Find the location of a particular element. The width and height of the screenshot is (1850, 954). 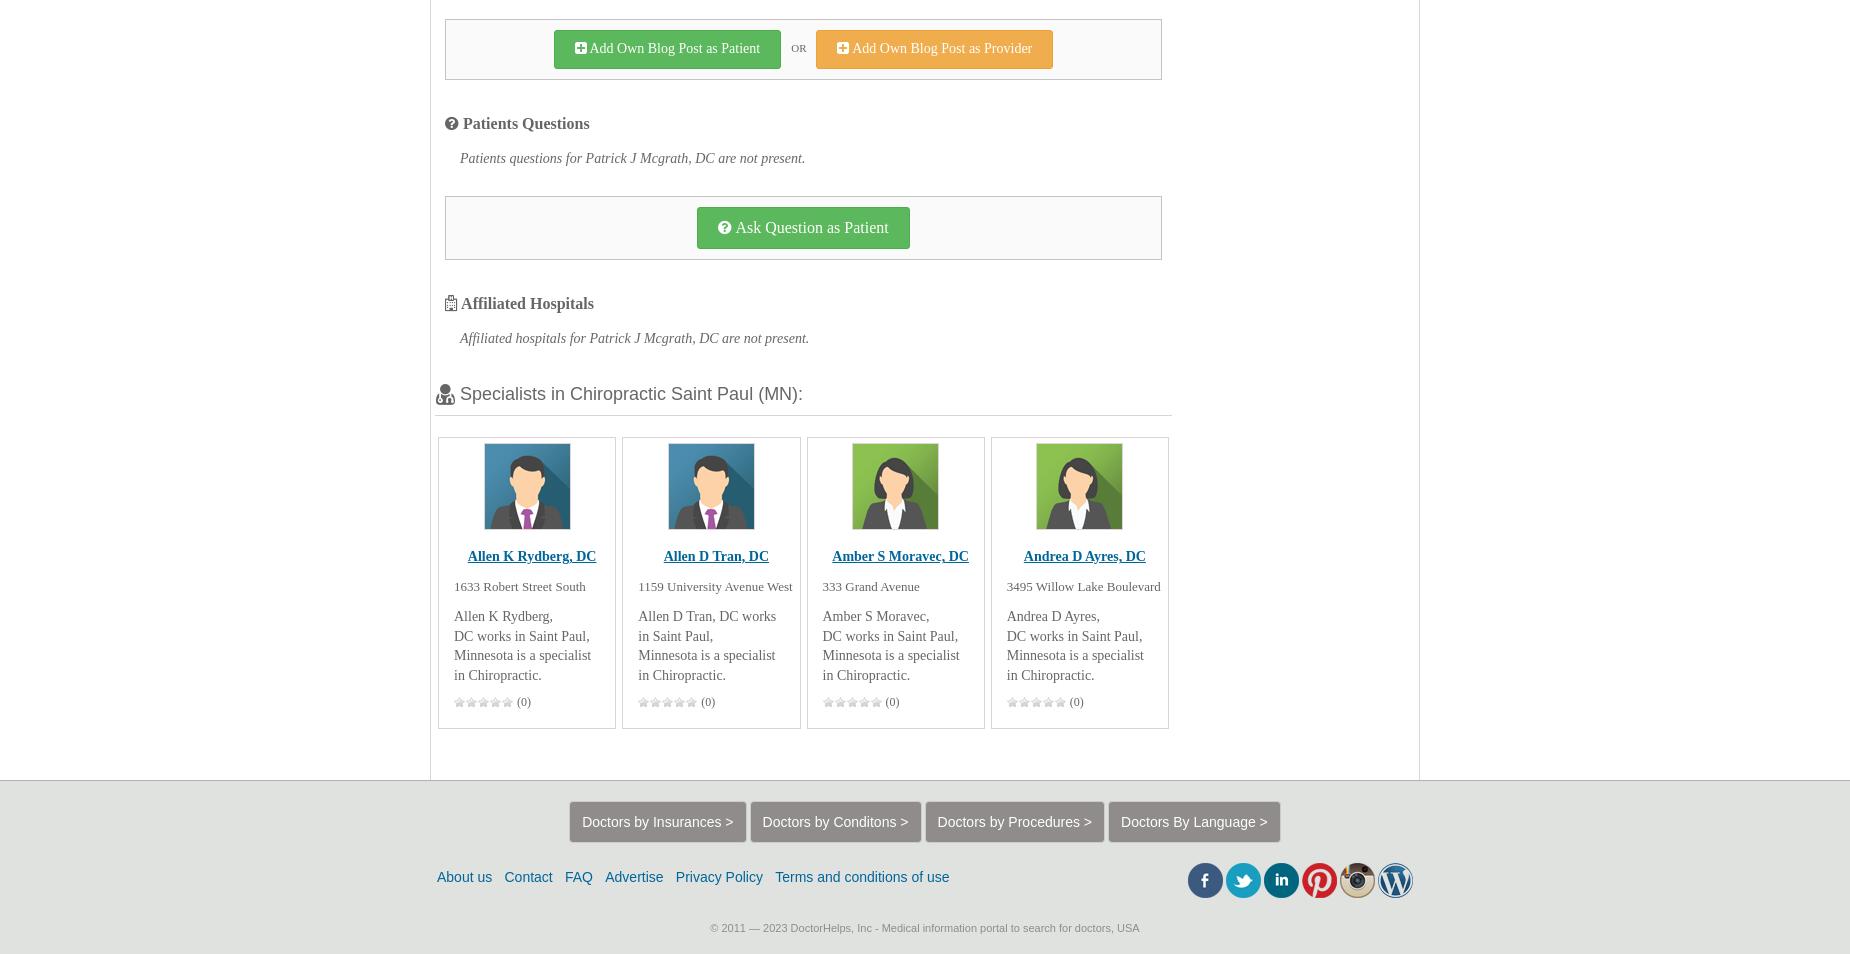

'Andrea D Ayres, DC' is located at coordinates (1082, 555).